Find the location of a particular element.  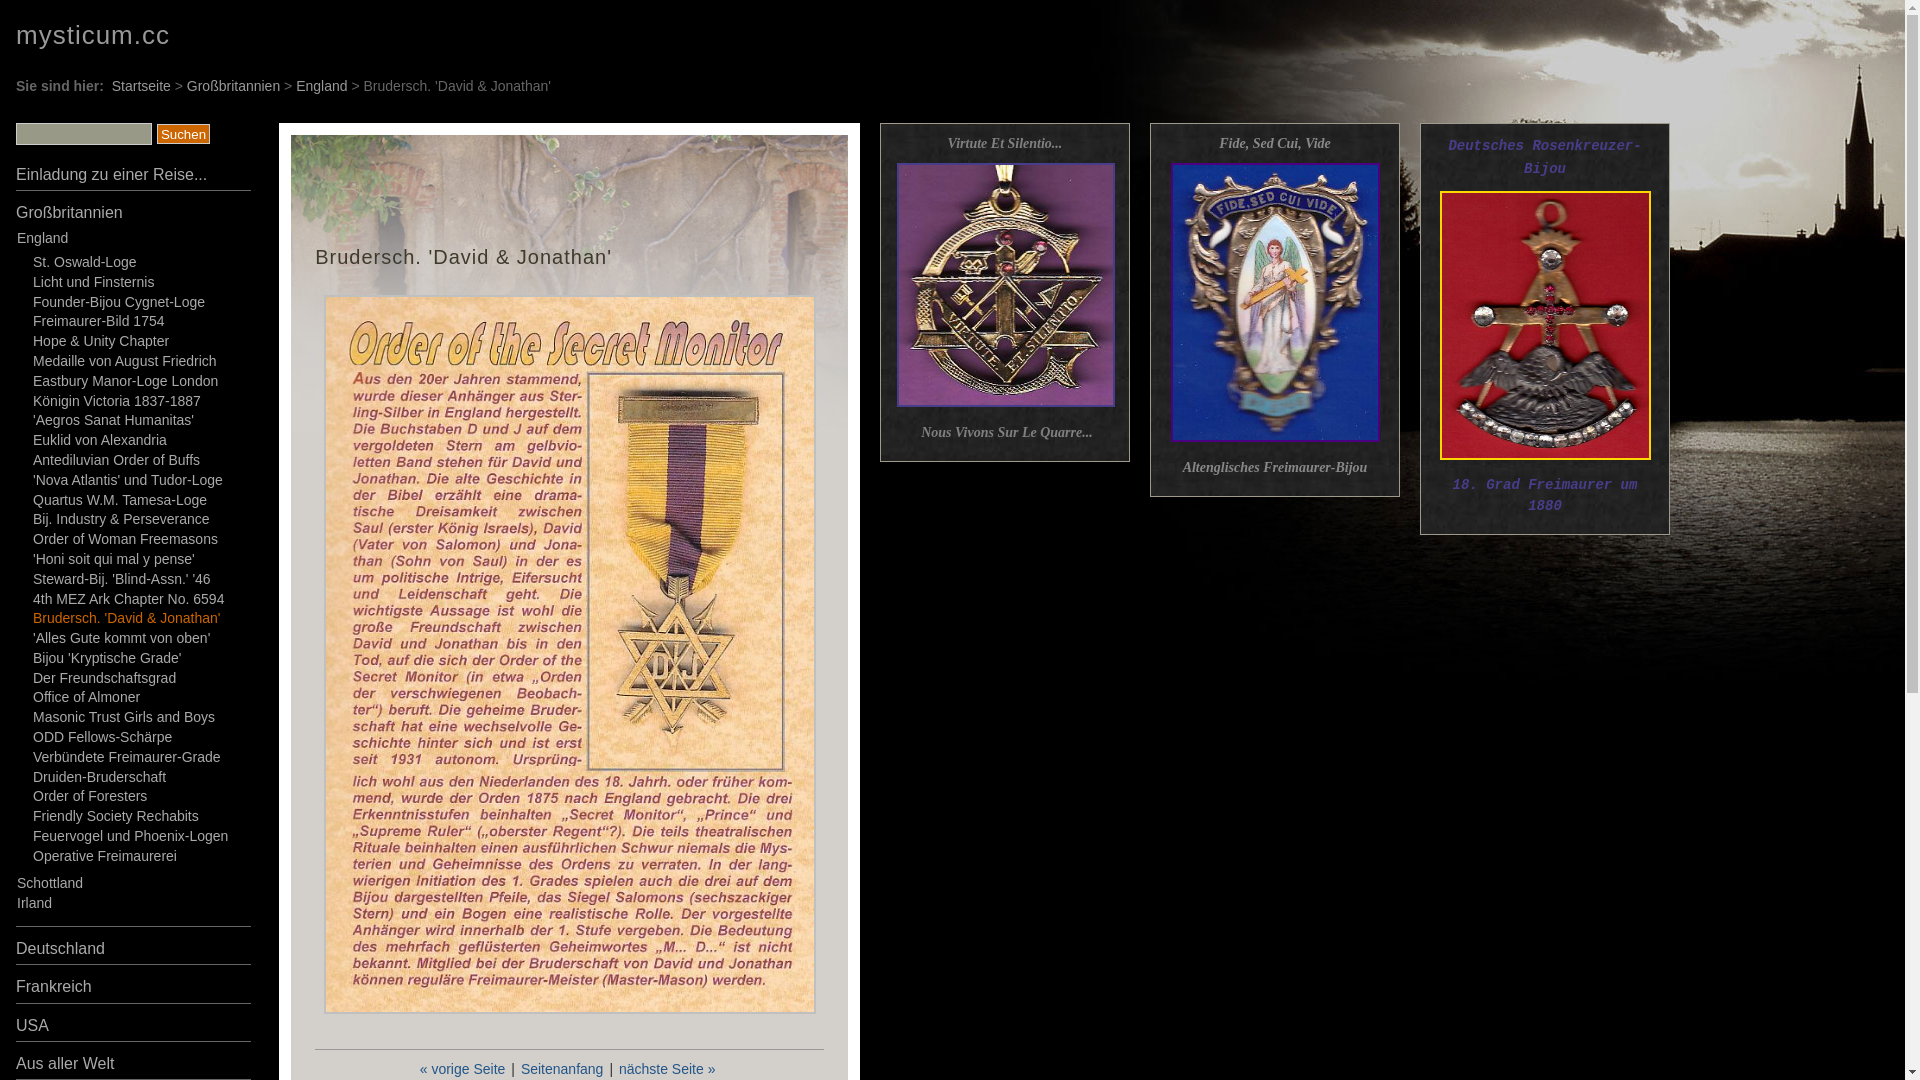

'Altenglisches Freimaurer-Bijou 1914' is located at coordinates (1273, 302).